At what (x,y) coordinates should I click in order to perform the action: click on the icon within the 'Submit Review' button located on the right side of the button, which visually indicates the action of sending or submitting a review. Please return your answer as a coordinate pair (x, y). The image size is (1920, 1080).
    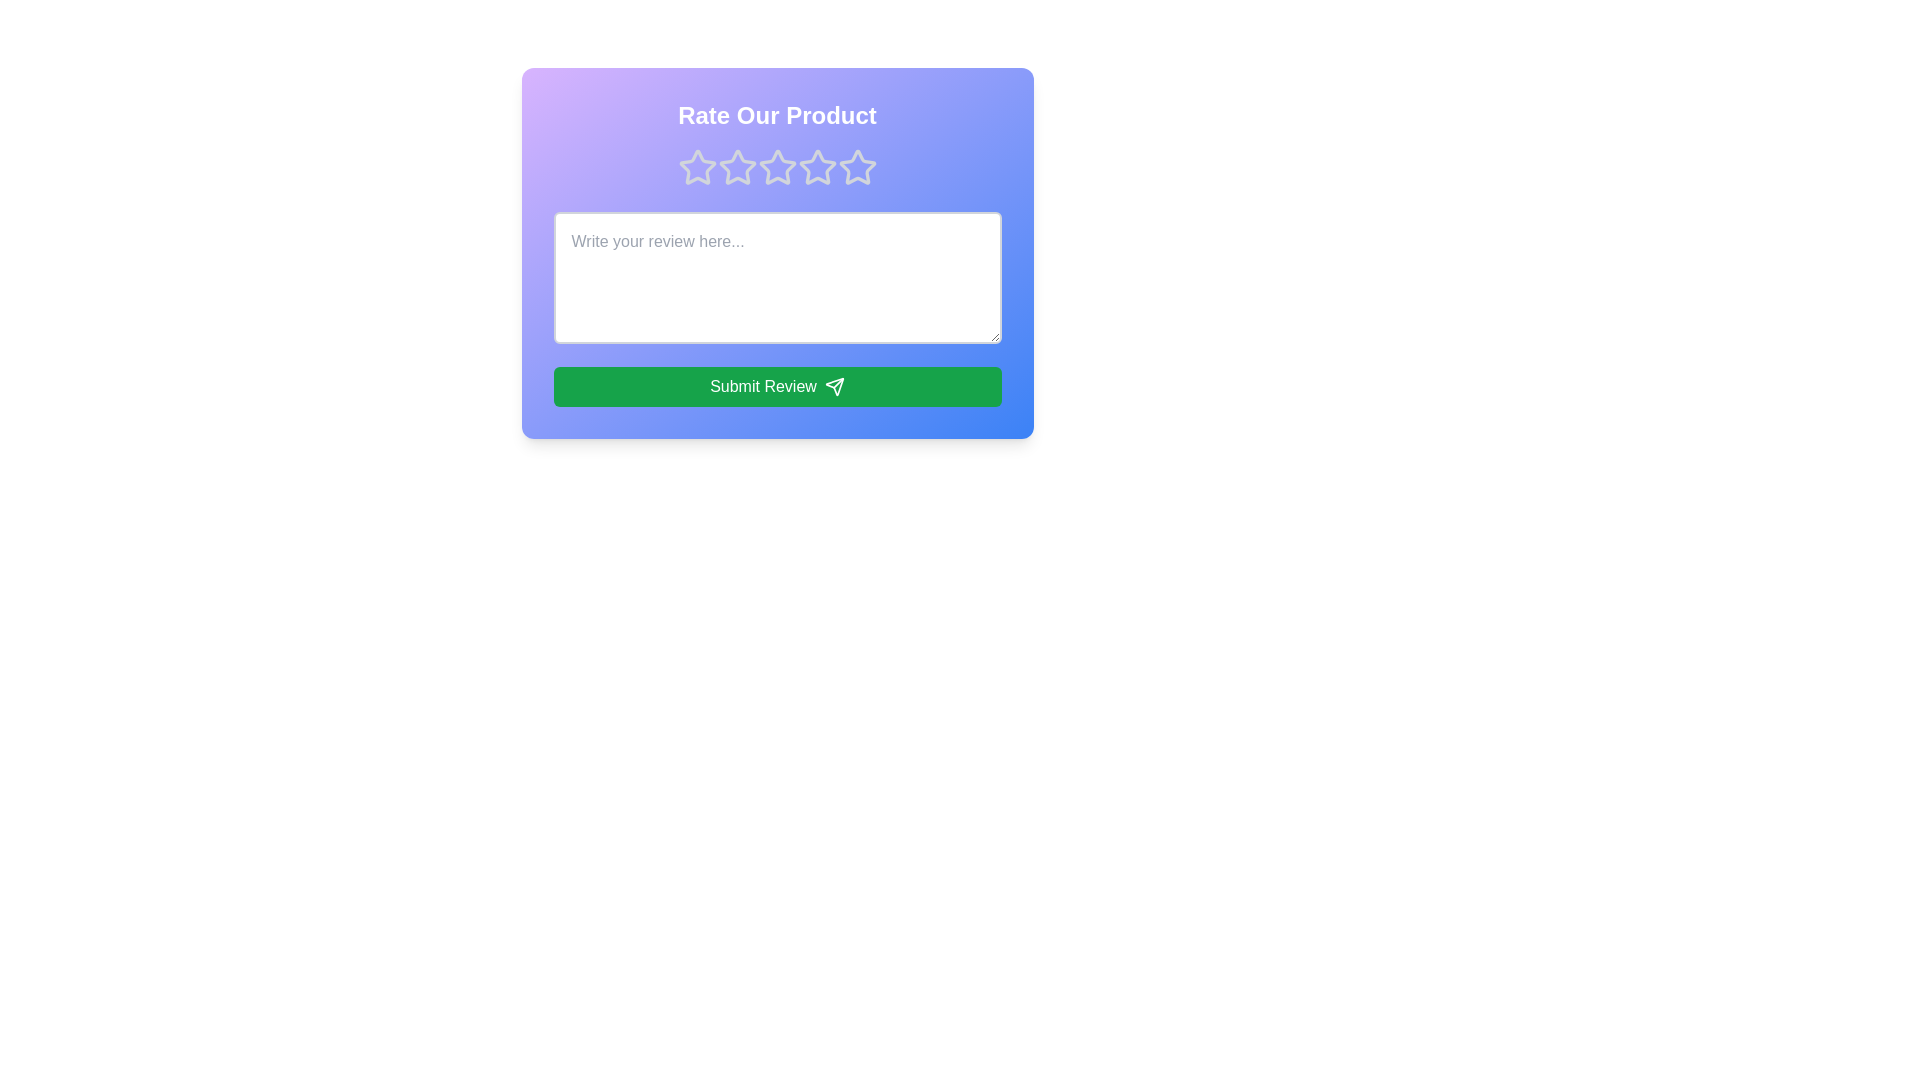
    Looking at the image, I should click on (834, 386).